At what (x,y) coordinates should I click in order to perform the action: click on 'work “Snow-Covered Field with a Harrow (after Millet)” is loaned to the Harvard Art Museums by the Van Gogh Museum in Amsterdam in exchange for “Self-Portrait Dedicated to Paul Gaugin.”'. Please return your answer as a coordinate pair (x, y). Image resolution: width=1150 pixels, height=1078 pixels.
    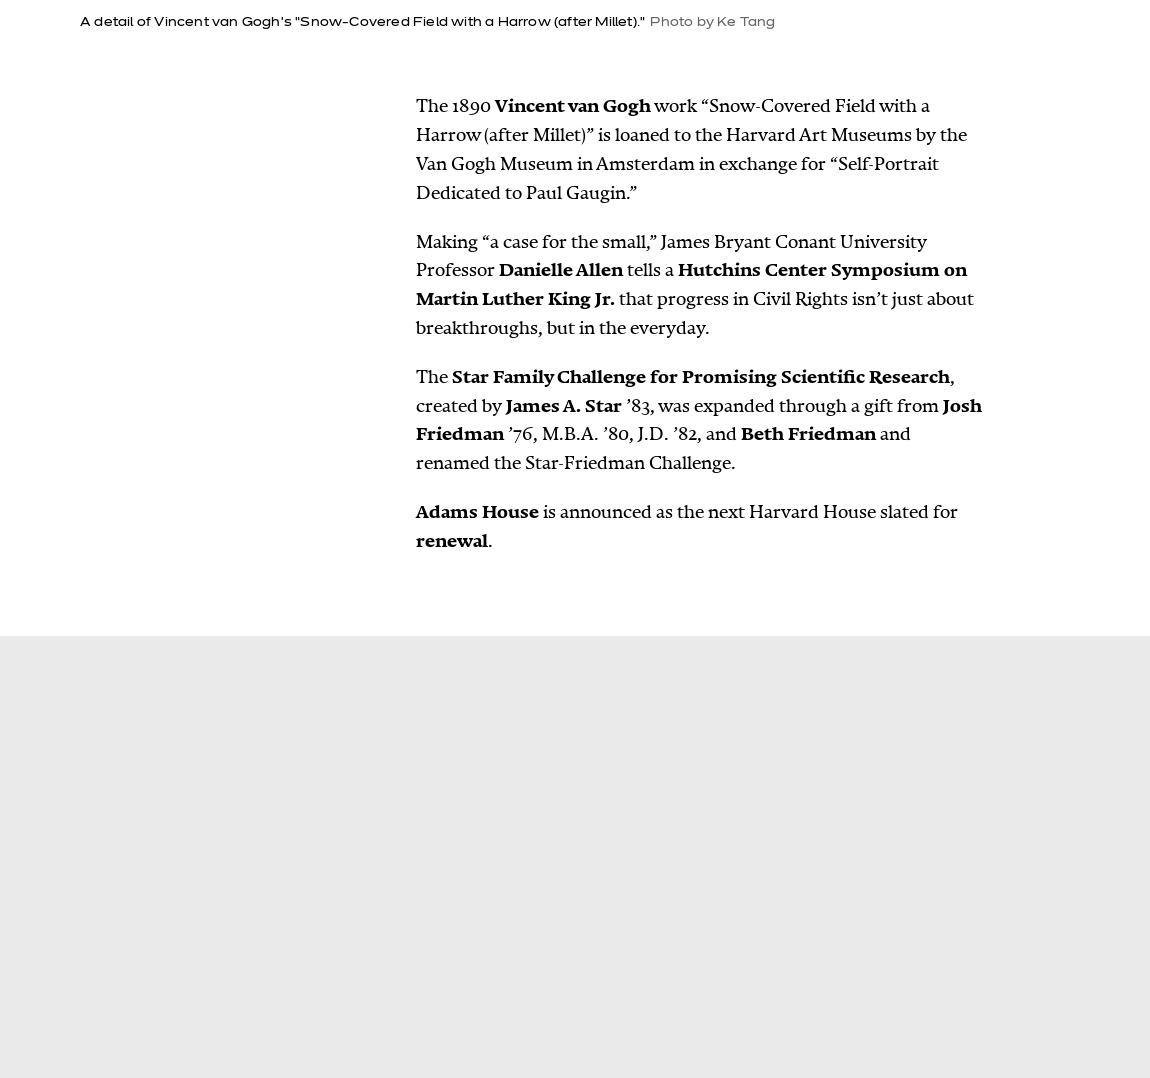
    Looking at the image, I should click on (690, 148).